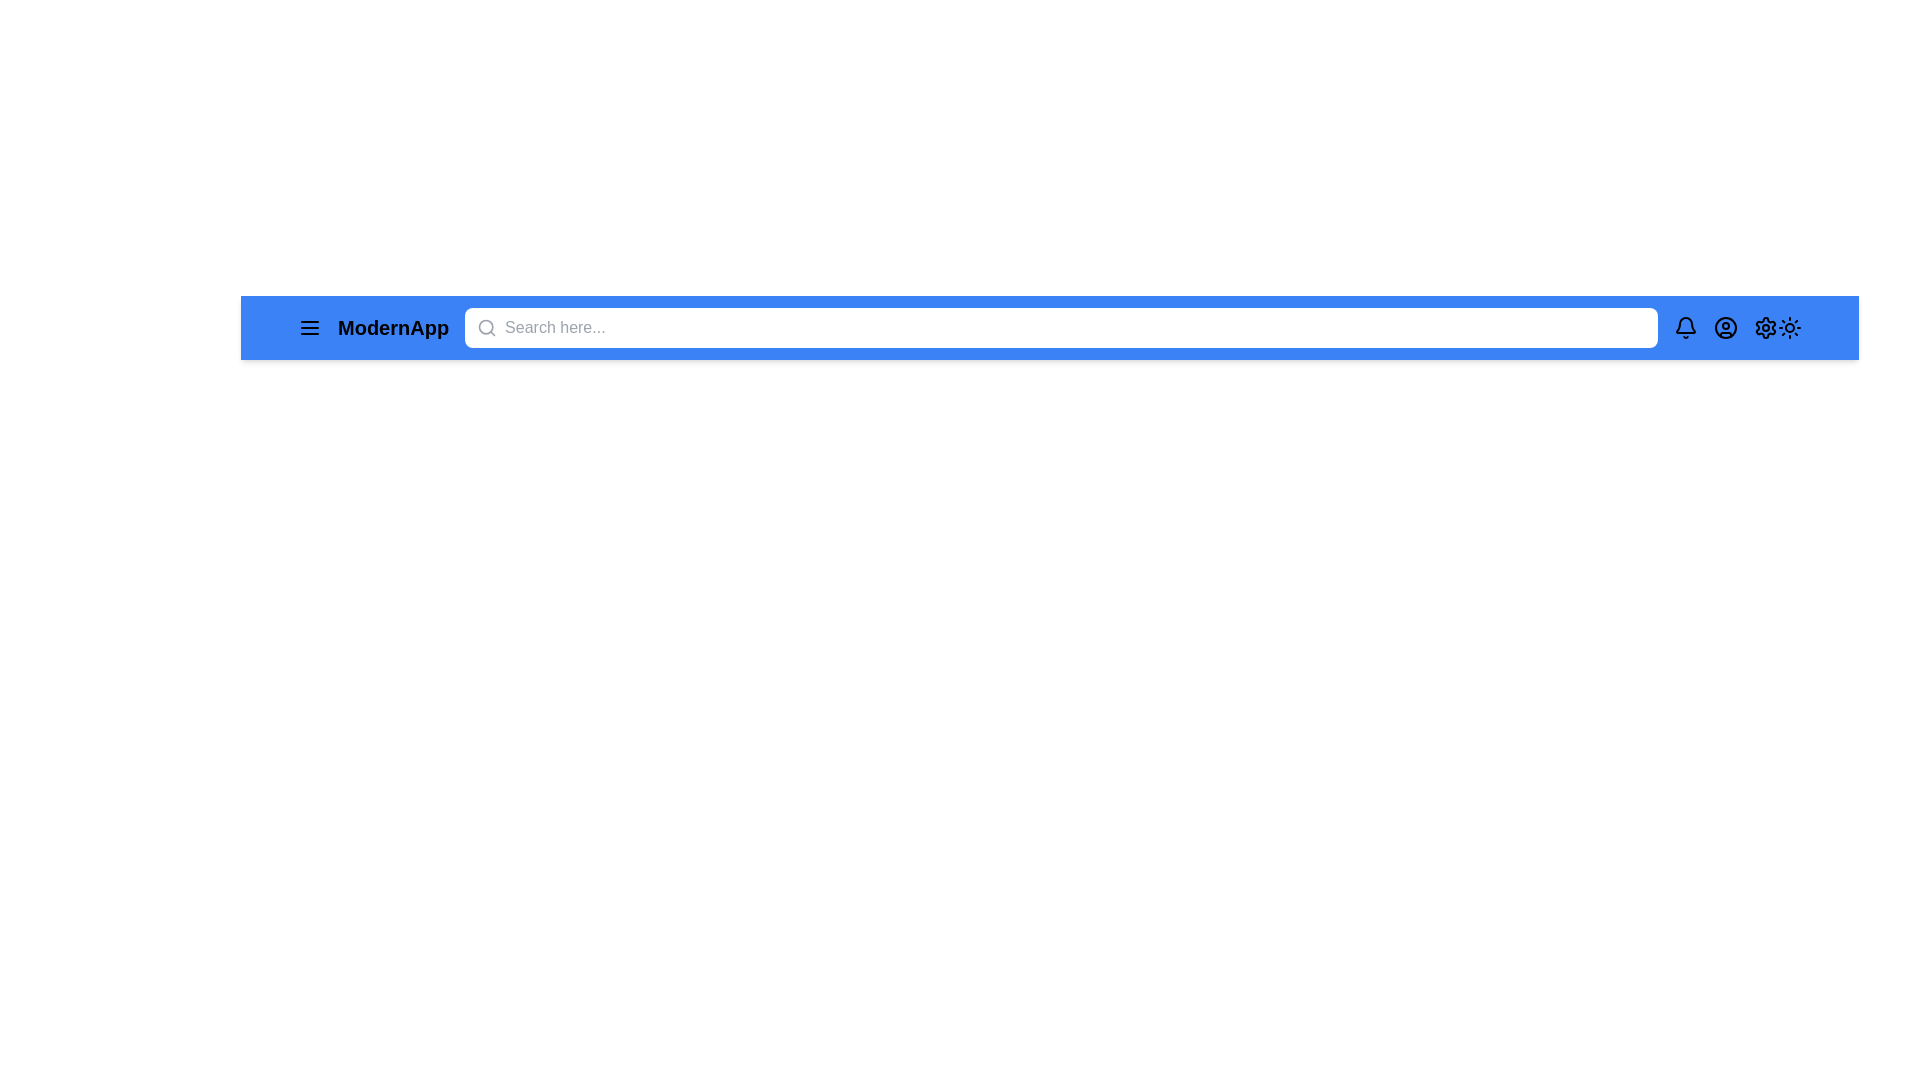  I want to click on the settings icon to open the settings menu, so click(1766, 326).